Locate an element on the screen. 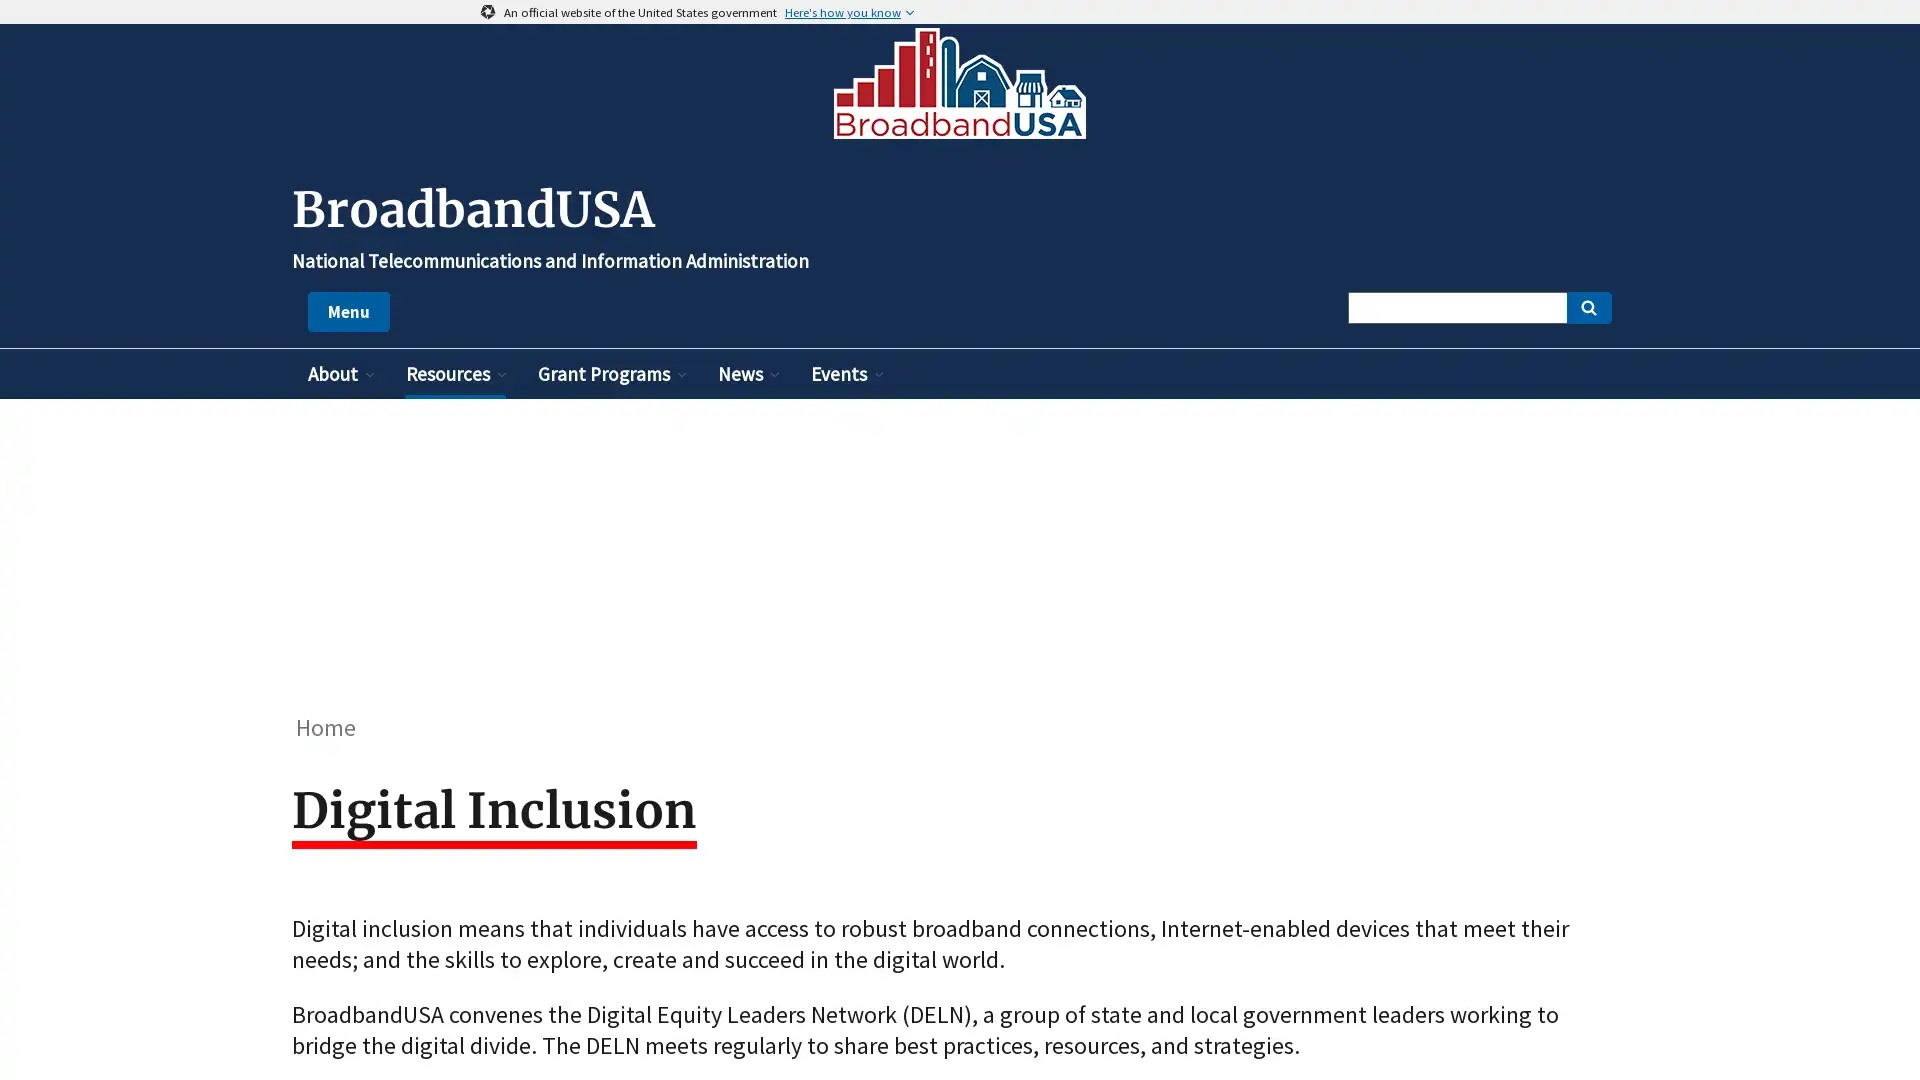 The image size is (1920, 1080). Events is located at coordinates (846, 374).